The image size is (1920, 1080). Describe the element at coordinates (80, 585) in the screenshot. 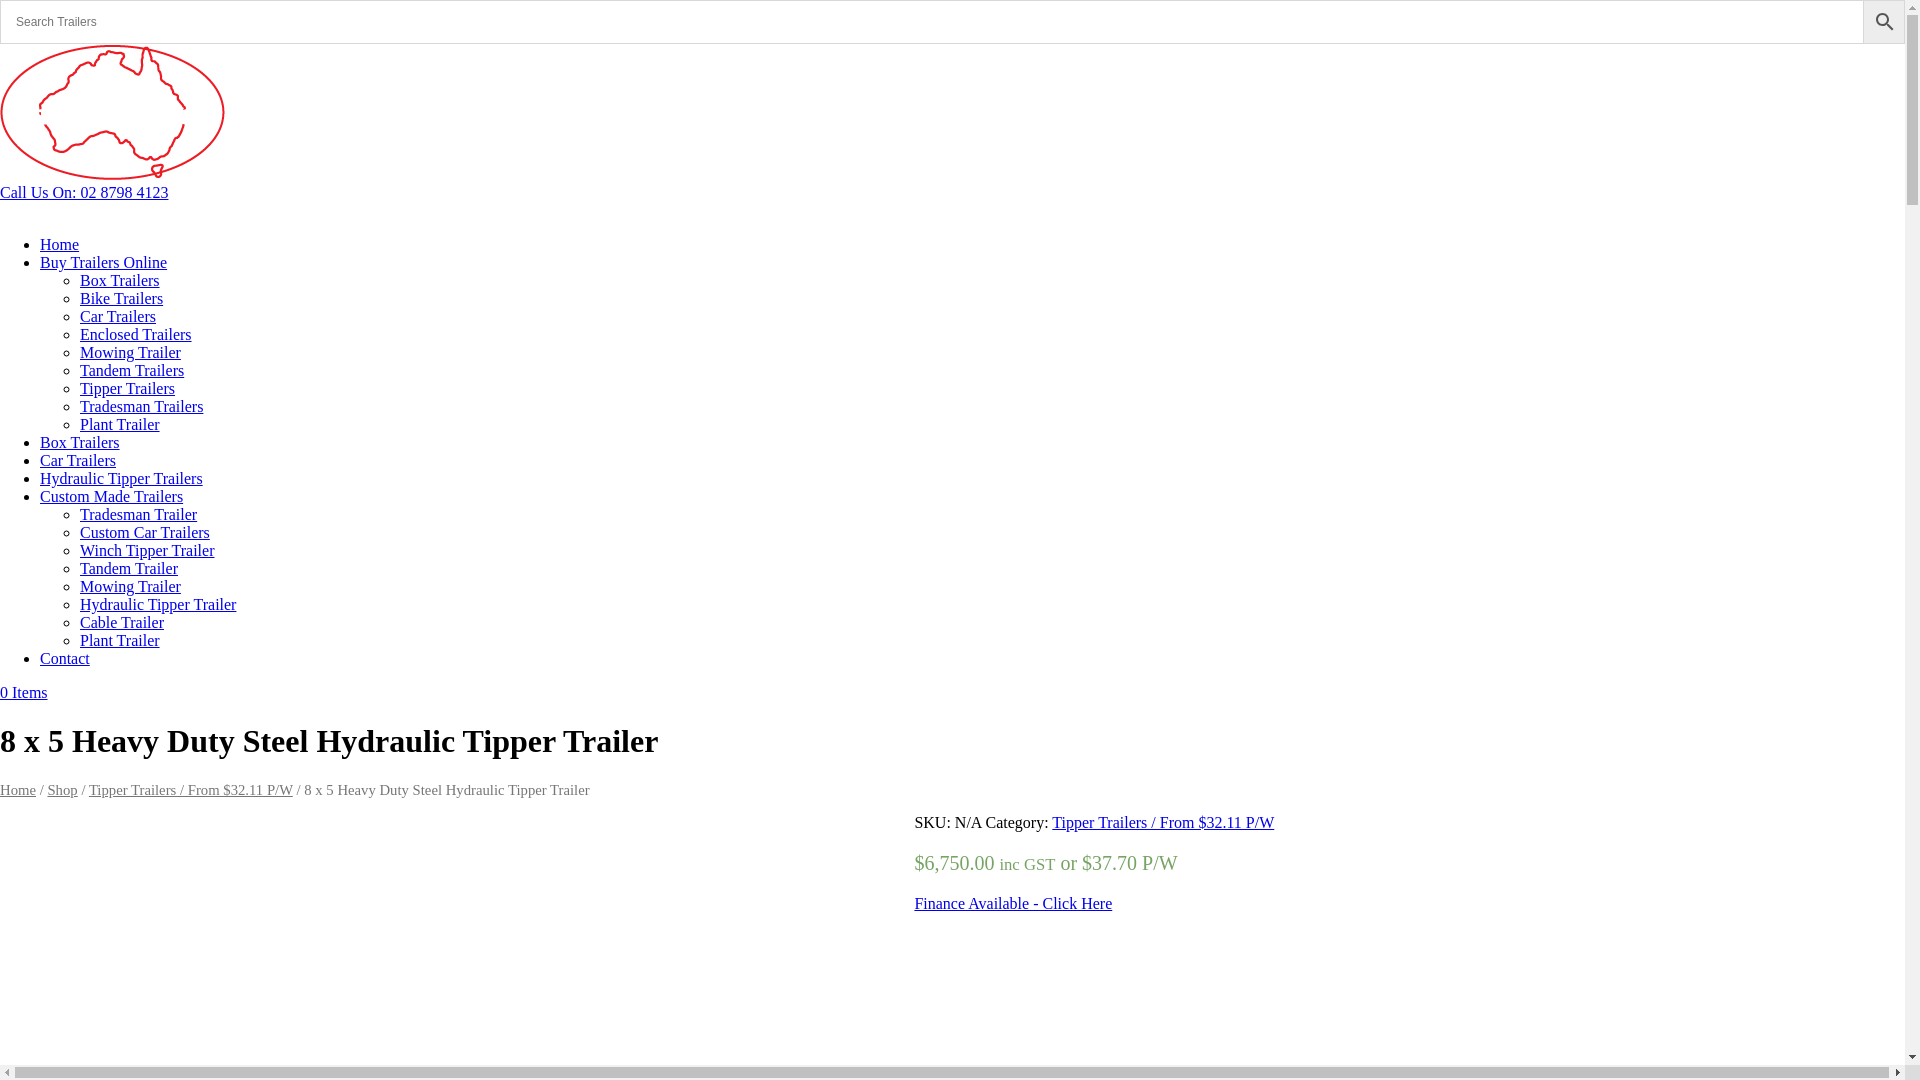

I see `'Mowing Trailer'` at that location.